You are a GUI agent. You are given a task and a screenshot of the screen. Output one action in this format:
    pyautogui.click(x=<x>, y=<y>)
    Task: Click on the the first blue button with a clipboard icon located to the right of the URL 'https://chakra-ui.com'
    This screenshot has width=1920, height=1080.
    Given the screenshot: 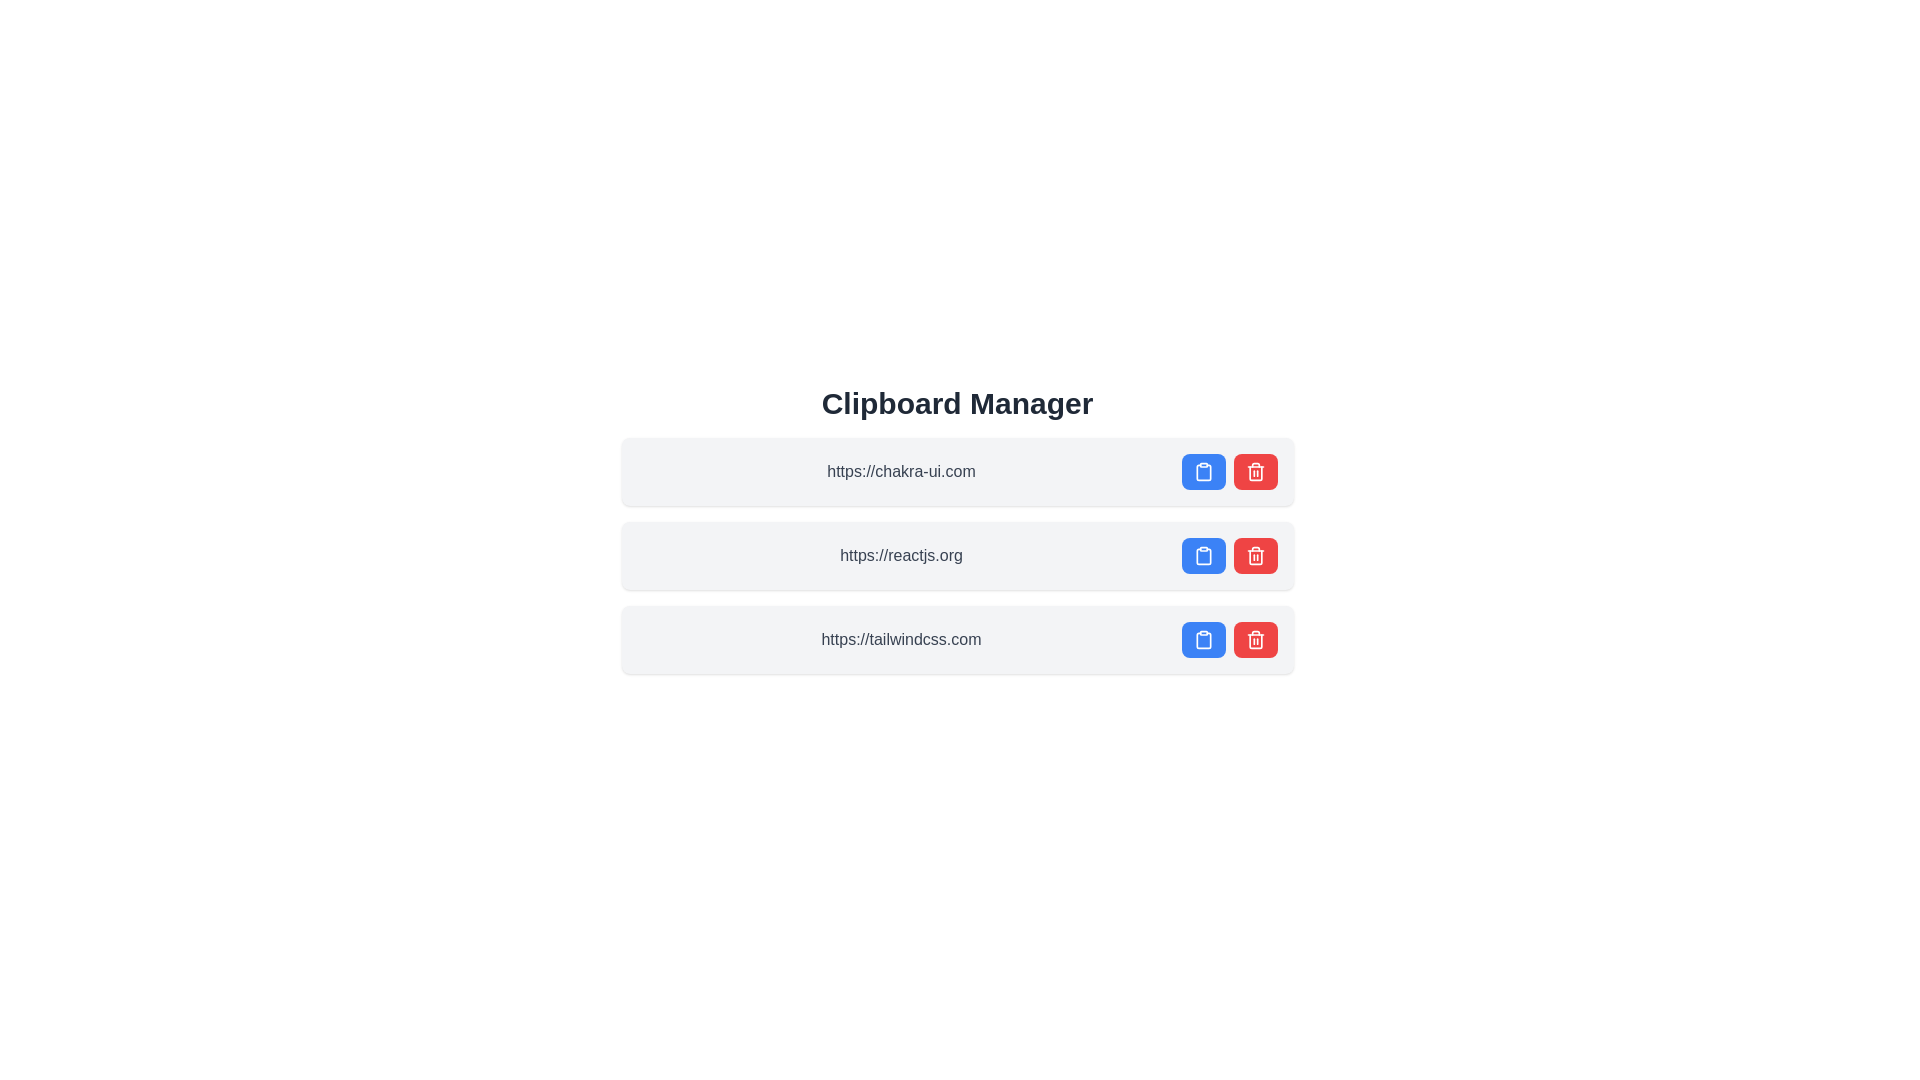 What is the action you would take?
    pyautogui.click(x=1202, y=471)
    